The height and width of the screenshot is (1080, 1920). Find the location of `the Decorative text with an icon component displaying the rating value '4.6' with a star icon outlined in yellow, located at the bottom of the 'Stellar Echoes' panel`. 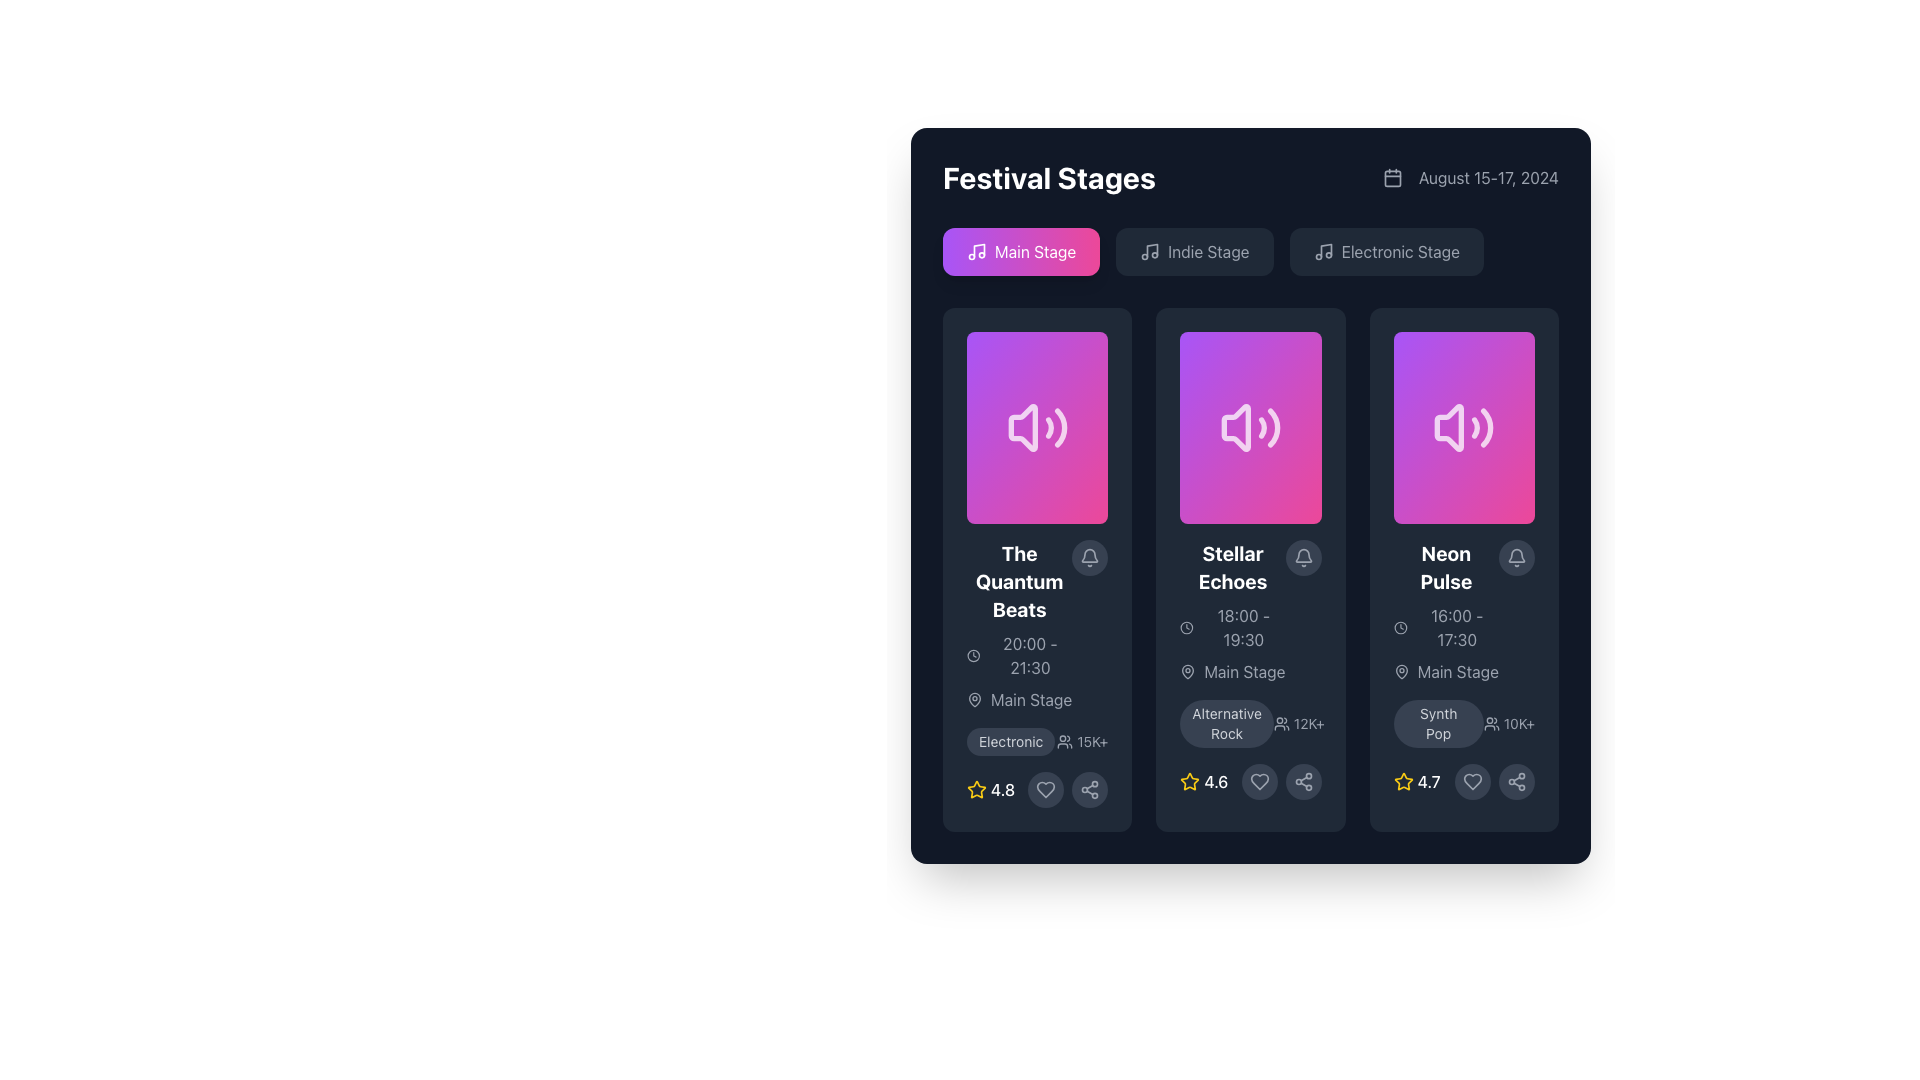

the Decorative text with an icon component displaying the rating value '4.6' with a star icon outlined in yellow, located at the bottom of the 'Stellar Echoes' panel is located at coordinates (1203, 781).